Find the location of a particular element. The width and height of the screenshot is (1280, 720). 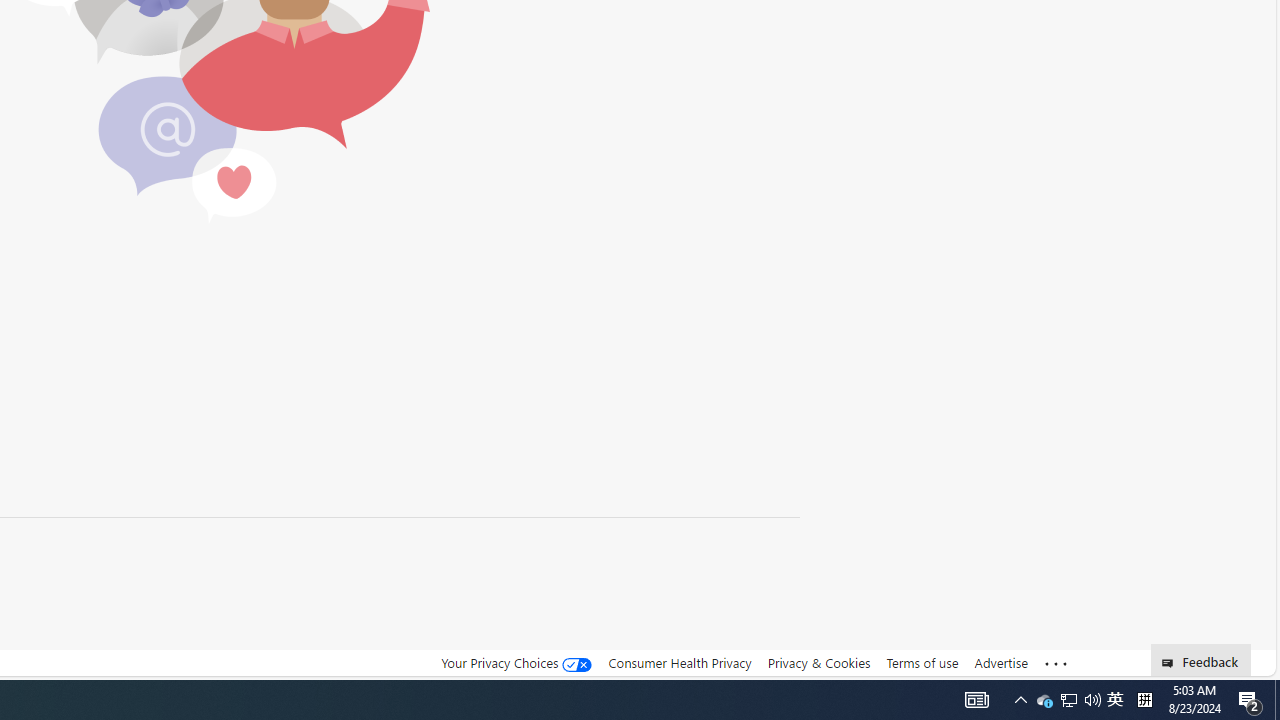

'Privacy & Cookies' is located at coordinates (818, 663).